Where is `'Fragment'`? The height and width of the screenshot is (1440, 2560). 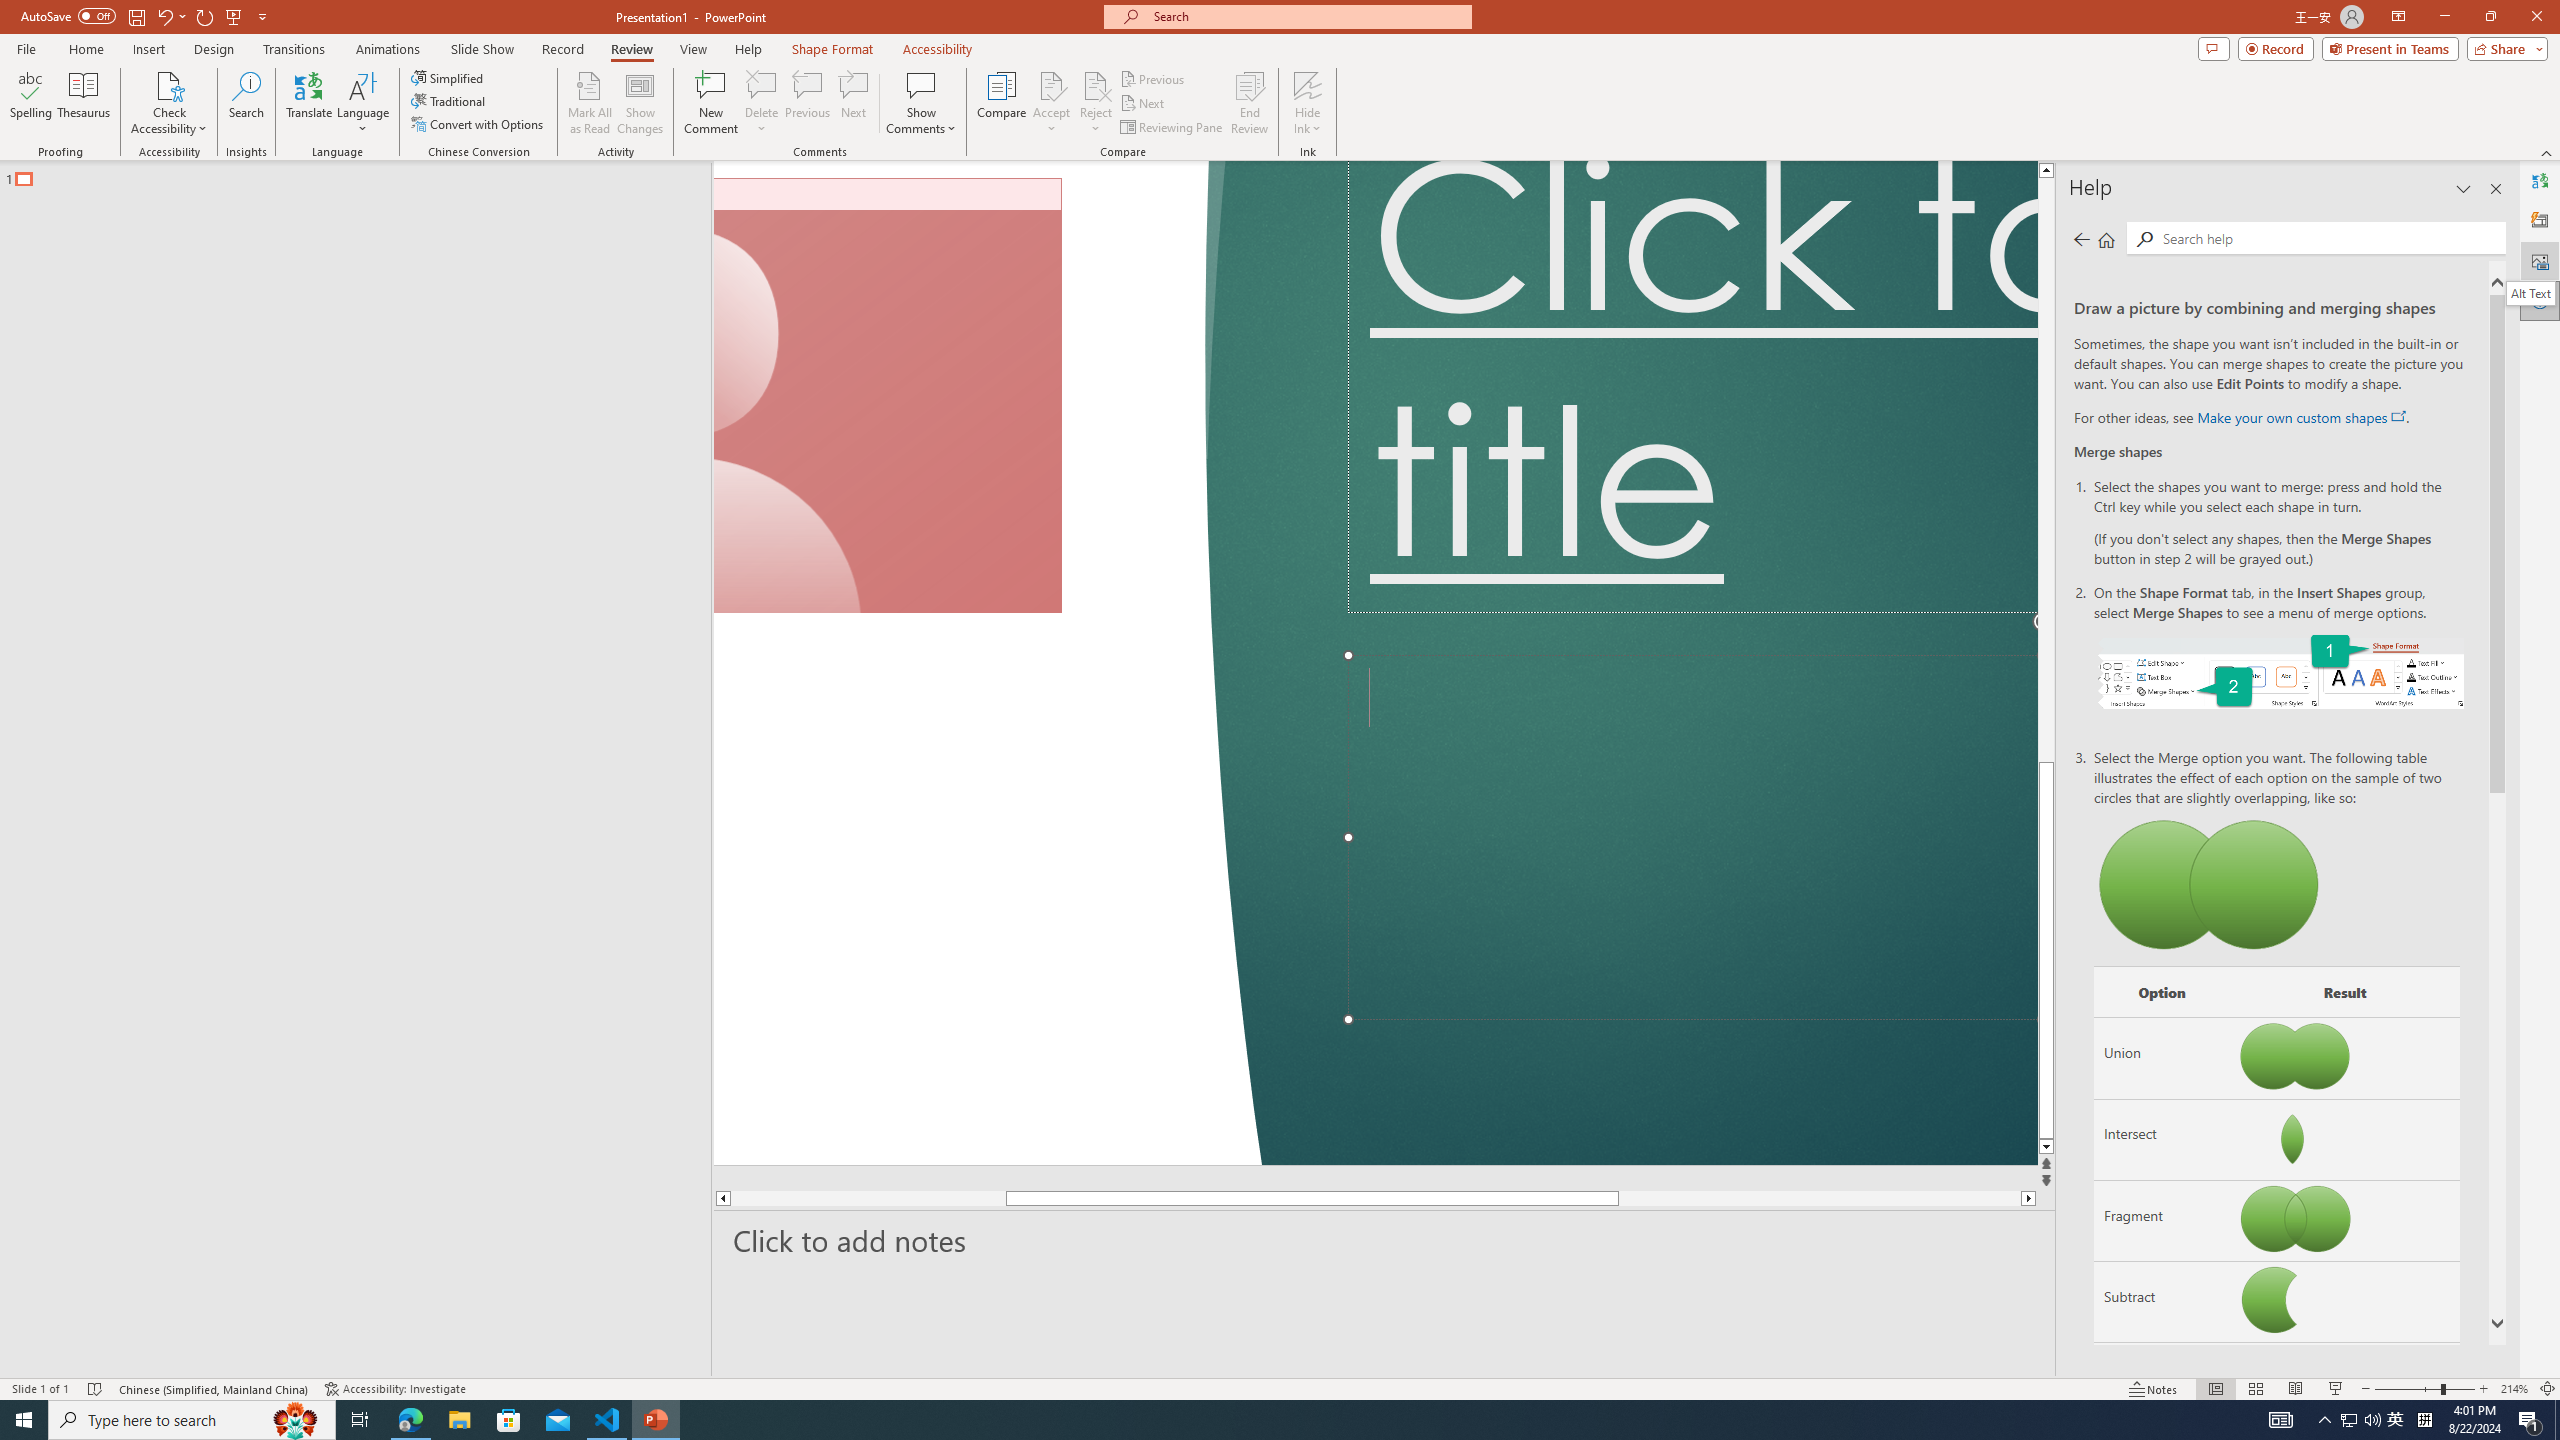 'Fragment' is located at coordinates (2160, 1219).